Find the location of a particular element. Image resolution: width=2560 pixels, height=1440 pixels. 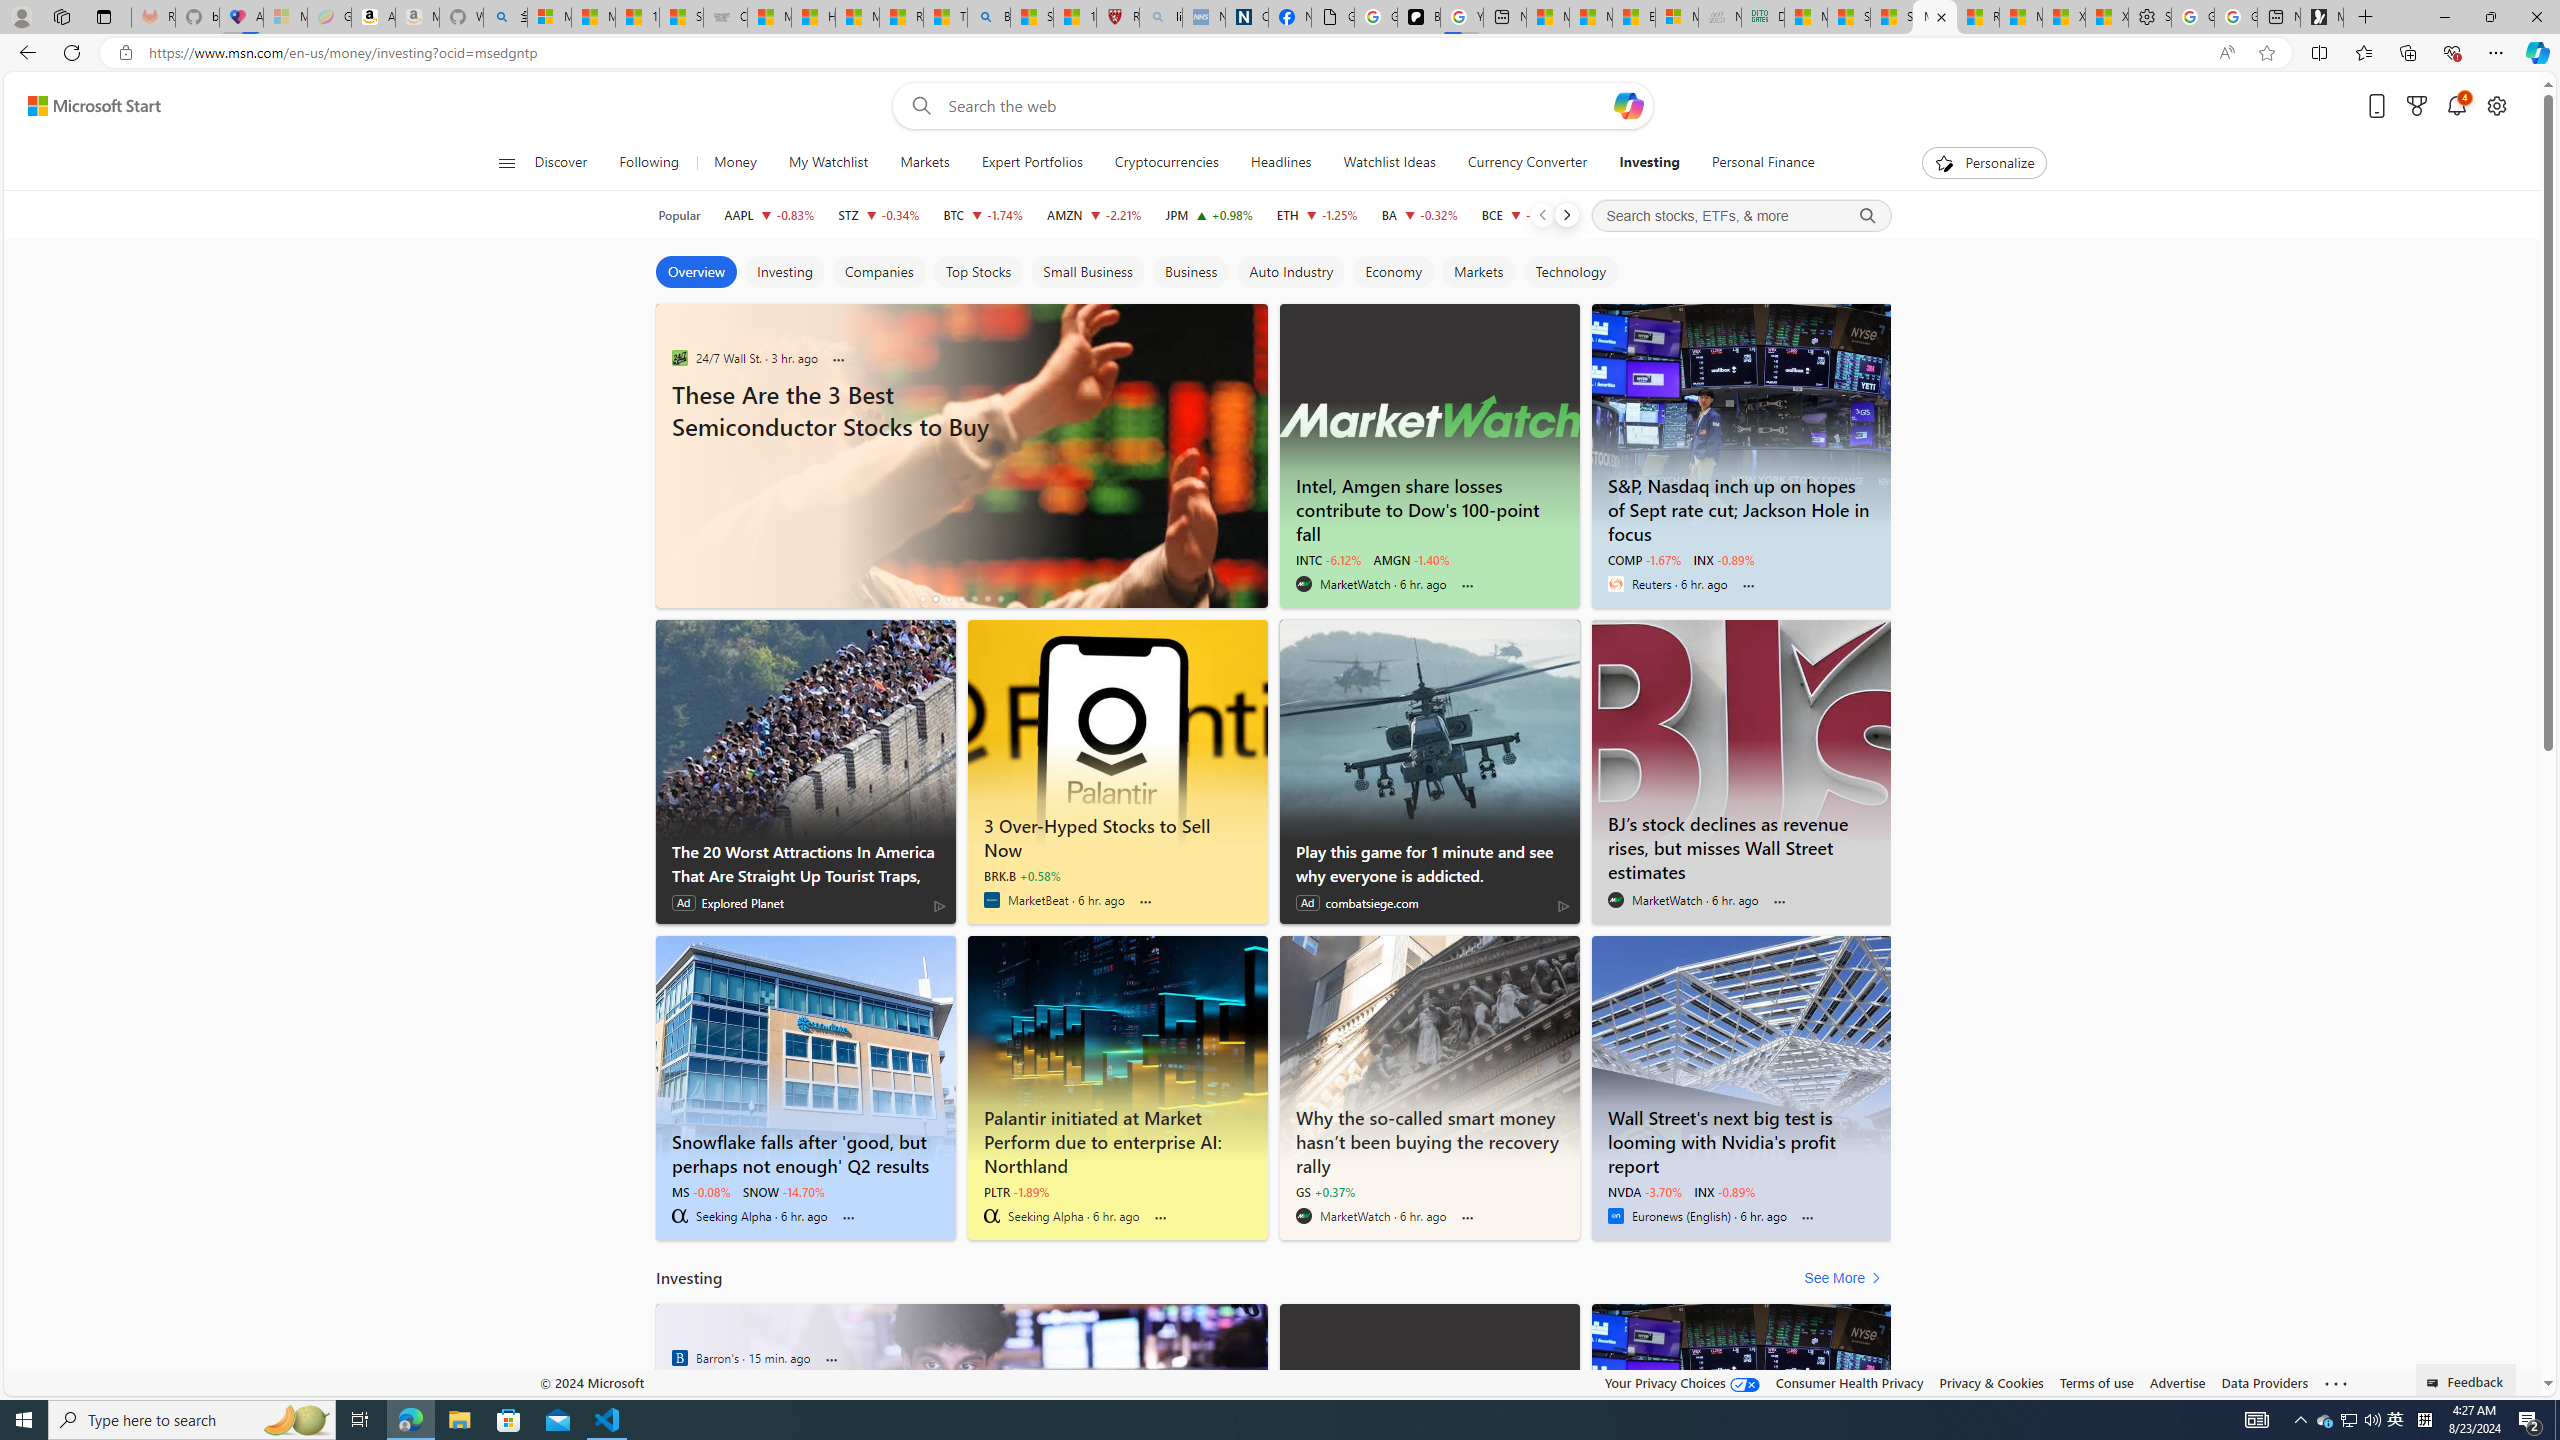

'Data Providers' is located at coordinates (2265, 1382).